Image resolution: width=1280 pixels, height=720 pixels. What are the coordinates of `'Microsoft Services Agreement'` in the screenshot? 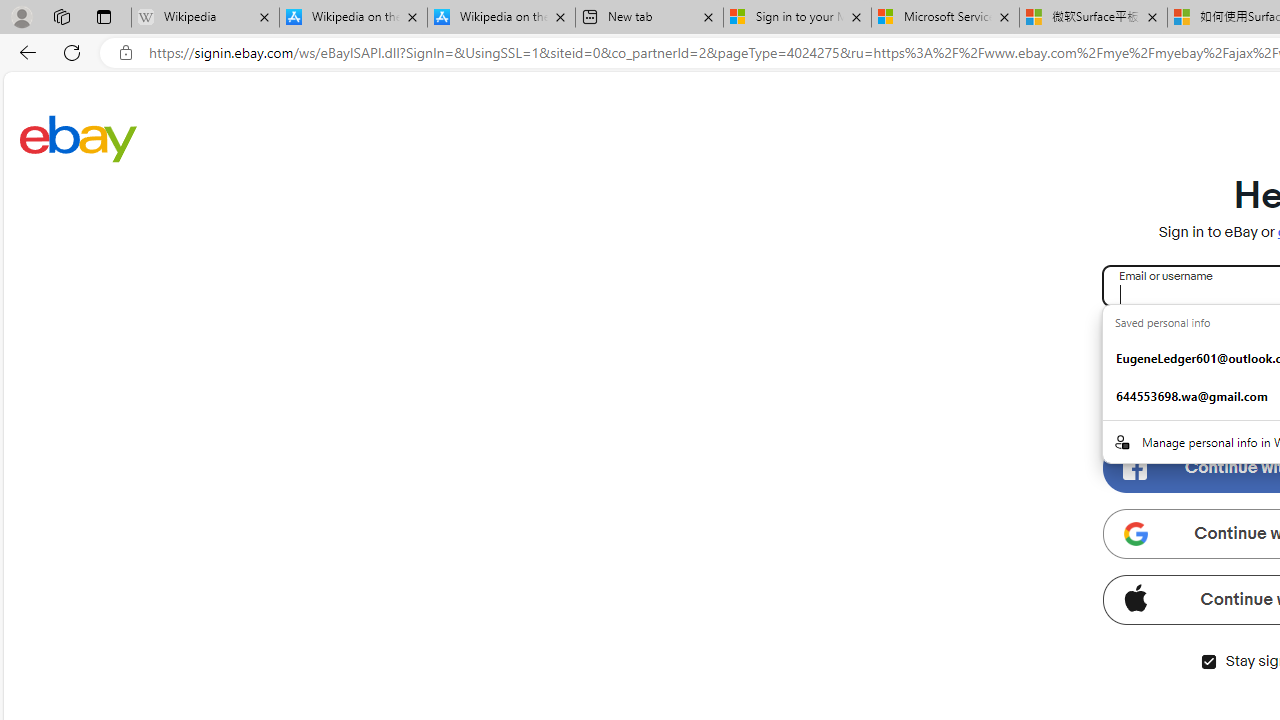 It's located at (944, 17).